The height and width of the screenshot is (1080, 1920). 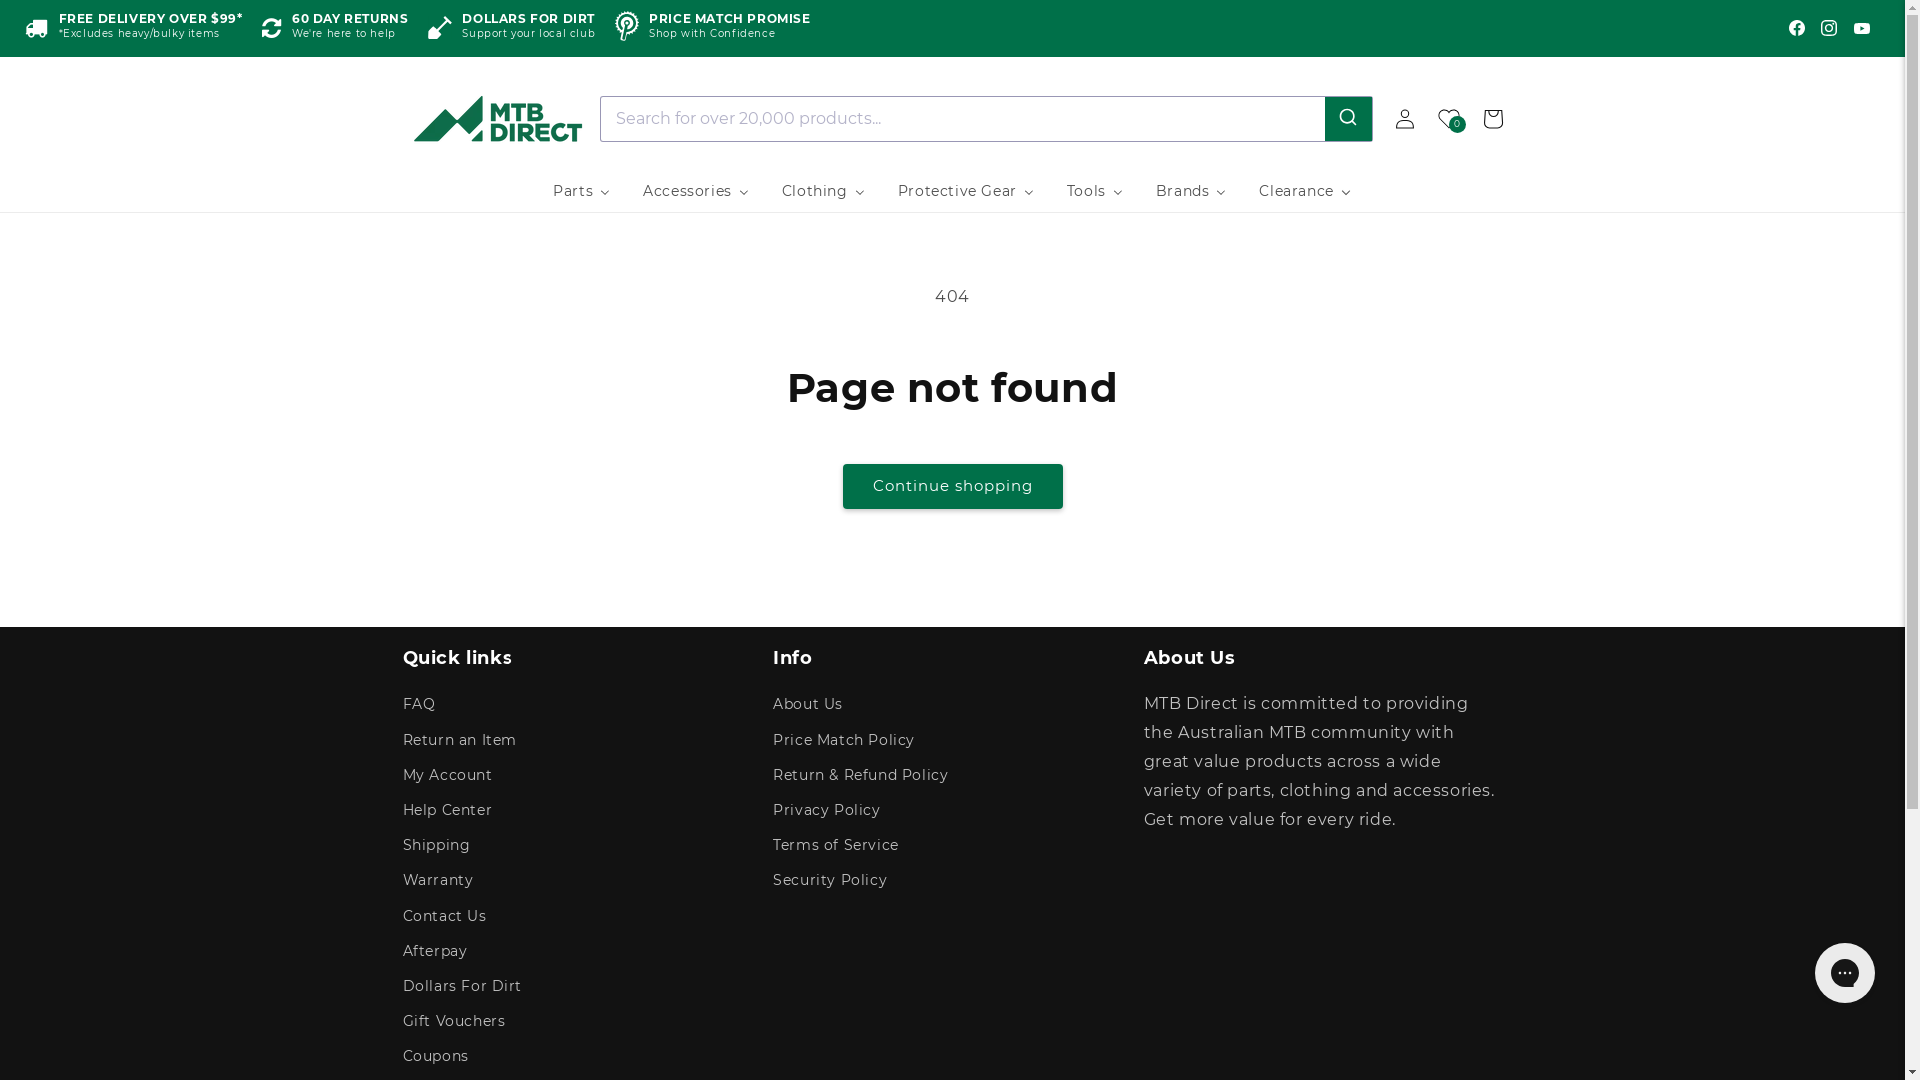 I want to click on 'Privacy Policy', so click(x=826, y=810).